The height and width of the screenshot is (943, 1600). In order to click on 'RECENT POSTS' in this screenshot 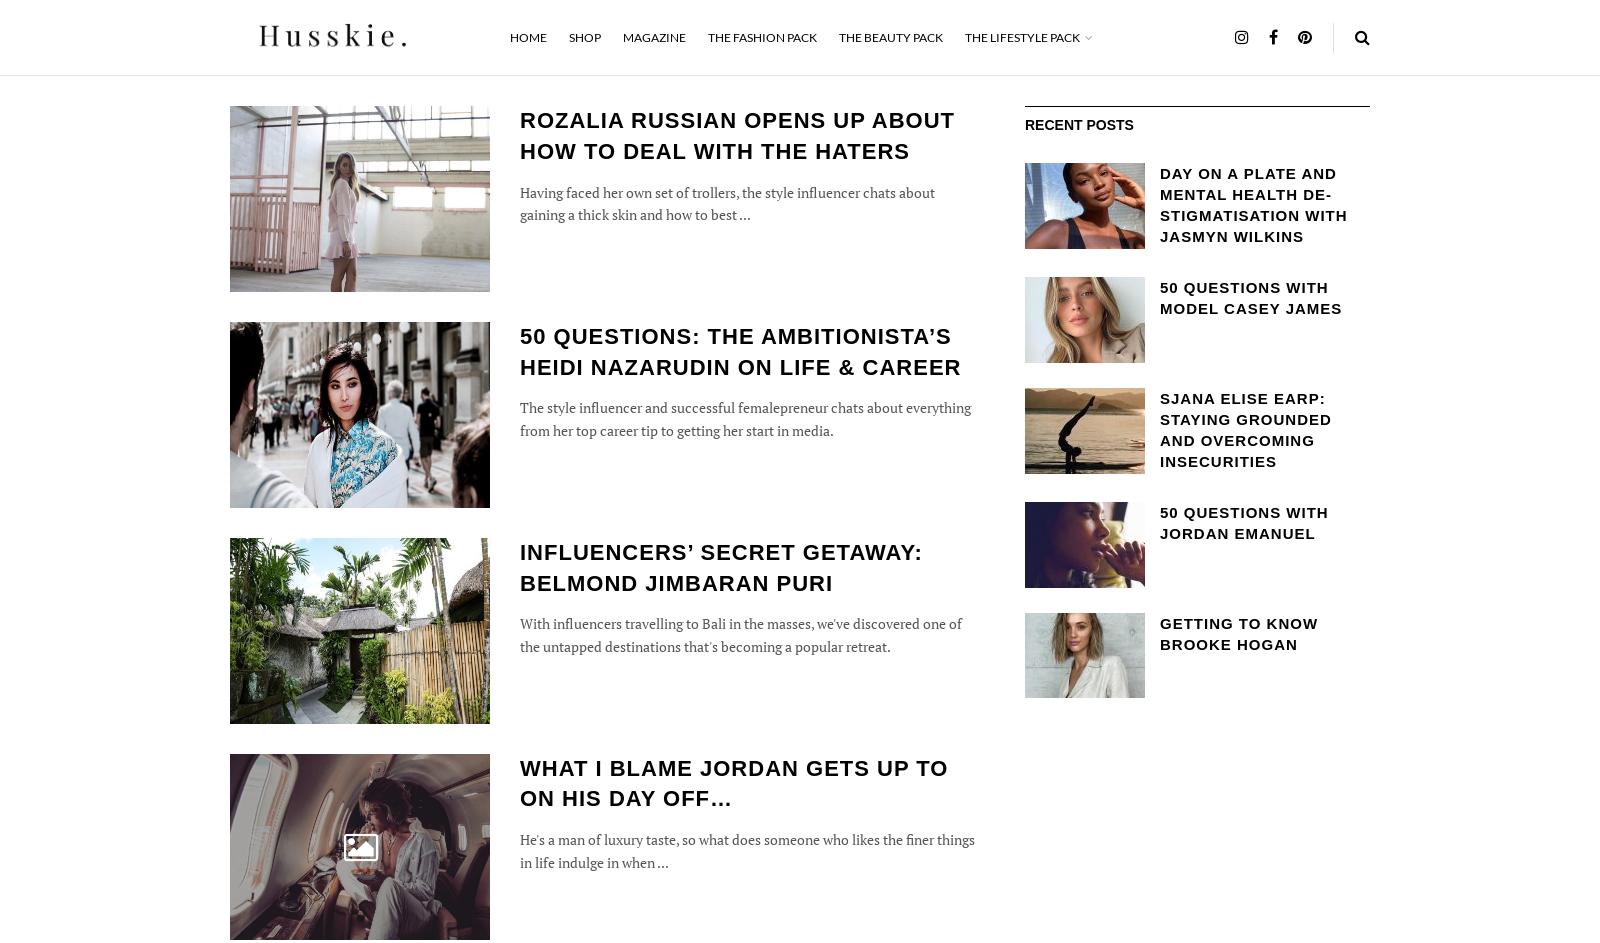, I will do `click(1079, 125)`.